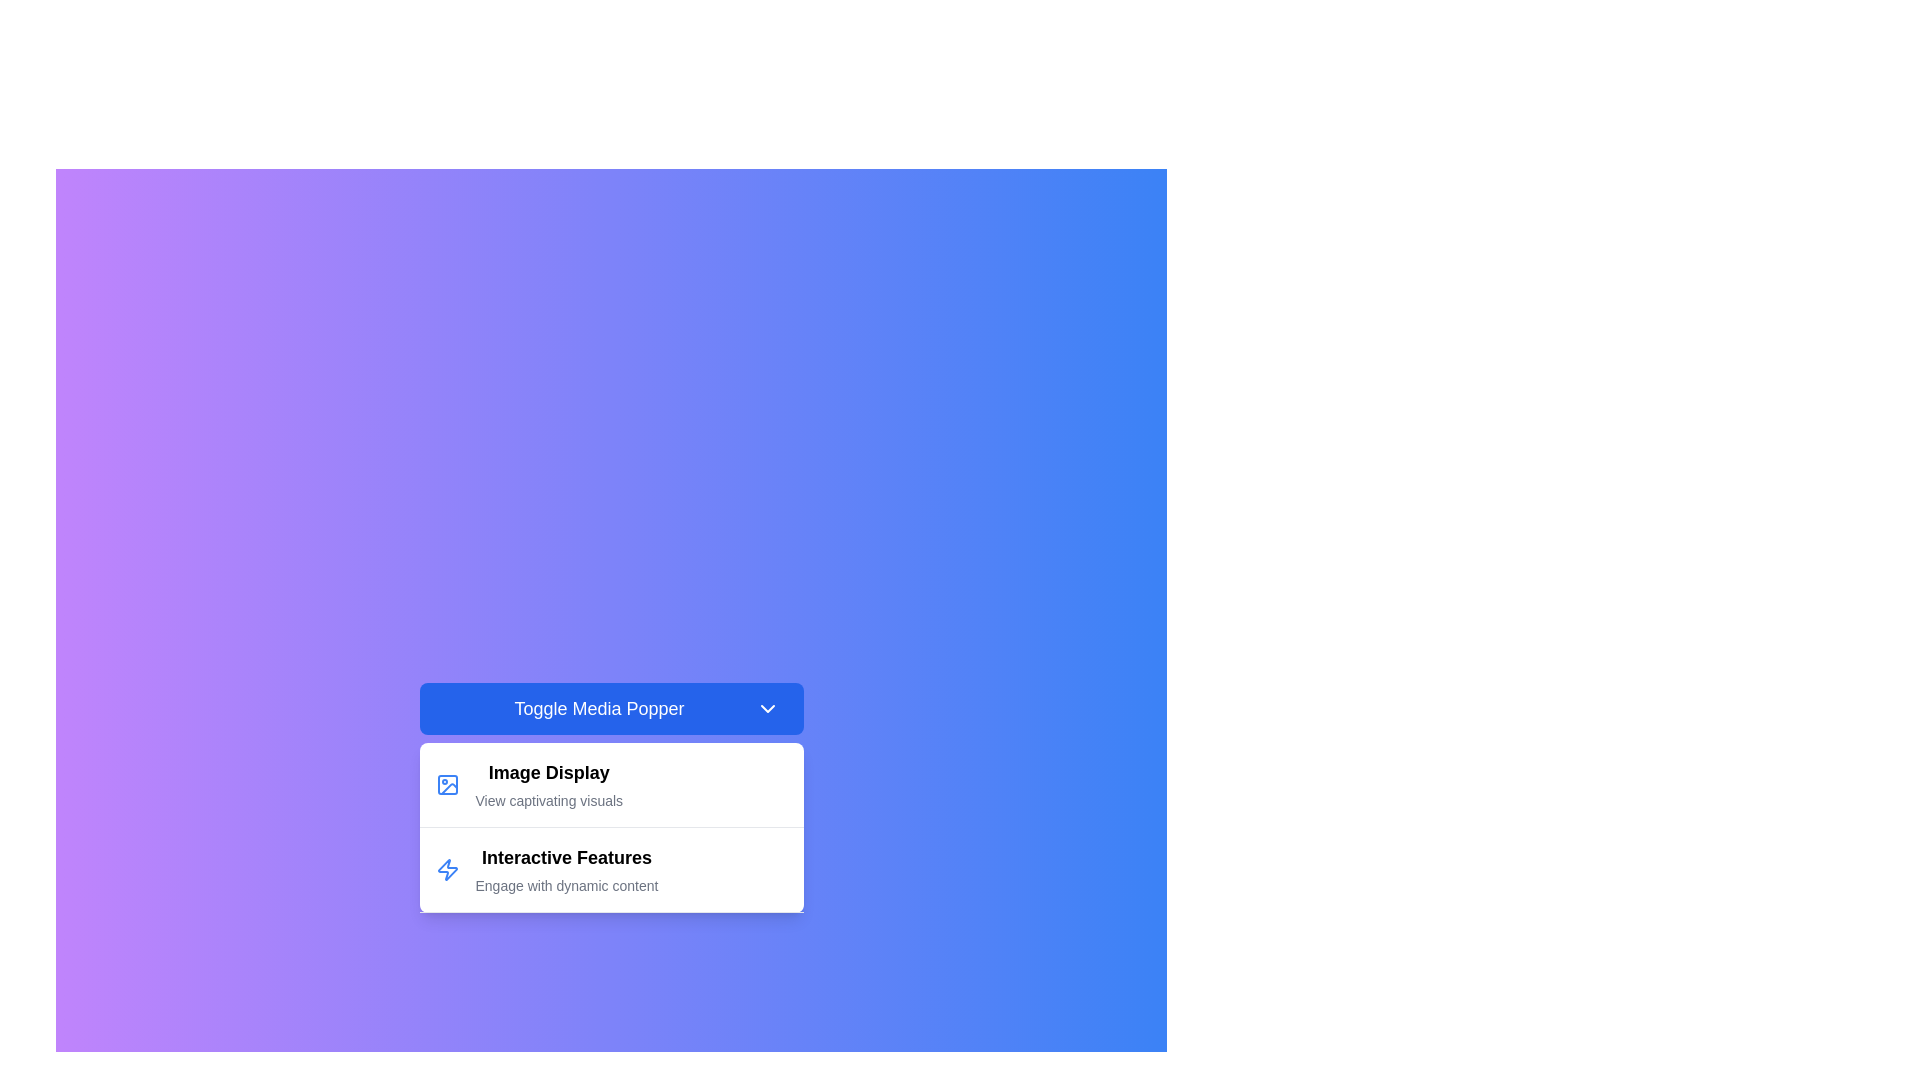 Image resolution: width=1920 pixels, height=1080 pixels. What do you see at coordinates (610, 828) in the screenshot?
I see `the second section of the dropdown menu titled 'Interactive Features', located directly below the 'Toggle Media Popper' button` at bounding box center [610, 828].